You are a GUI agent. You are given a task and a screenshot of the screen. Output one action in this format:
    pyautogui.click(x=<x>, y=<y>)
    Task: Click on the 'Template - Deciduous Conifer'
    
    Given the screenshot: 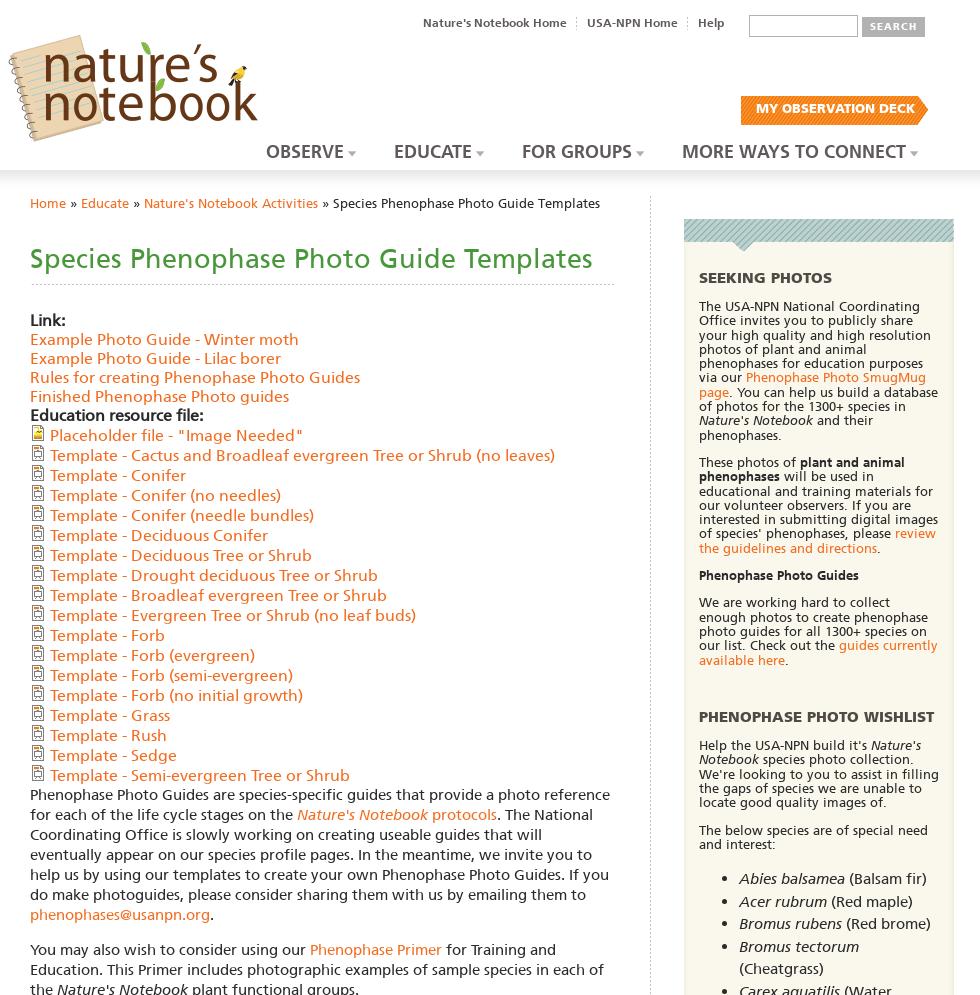 What is the action you would take?
    pyautogui.click(x=158, y=533)
    